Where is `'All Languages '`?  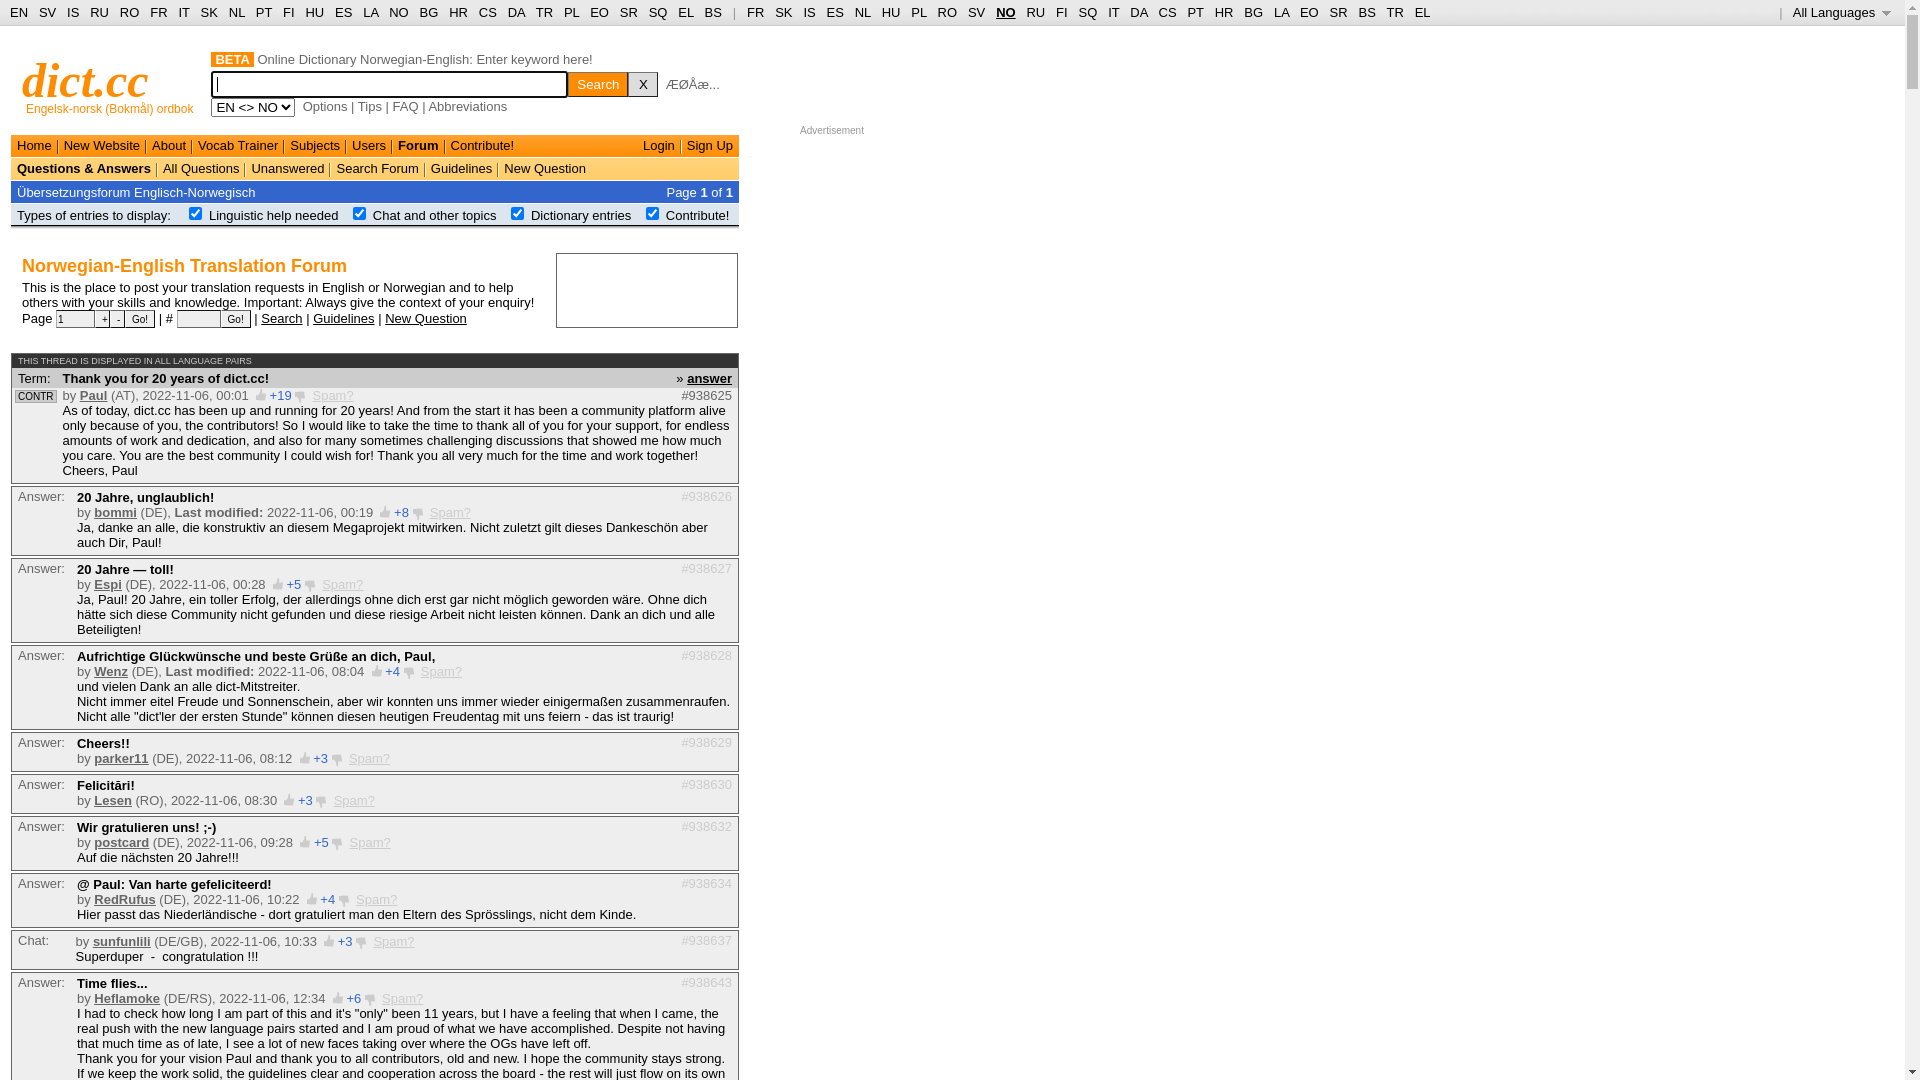 'All Languages ' is located at coordinates (1793, 12).